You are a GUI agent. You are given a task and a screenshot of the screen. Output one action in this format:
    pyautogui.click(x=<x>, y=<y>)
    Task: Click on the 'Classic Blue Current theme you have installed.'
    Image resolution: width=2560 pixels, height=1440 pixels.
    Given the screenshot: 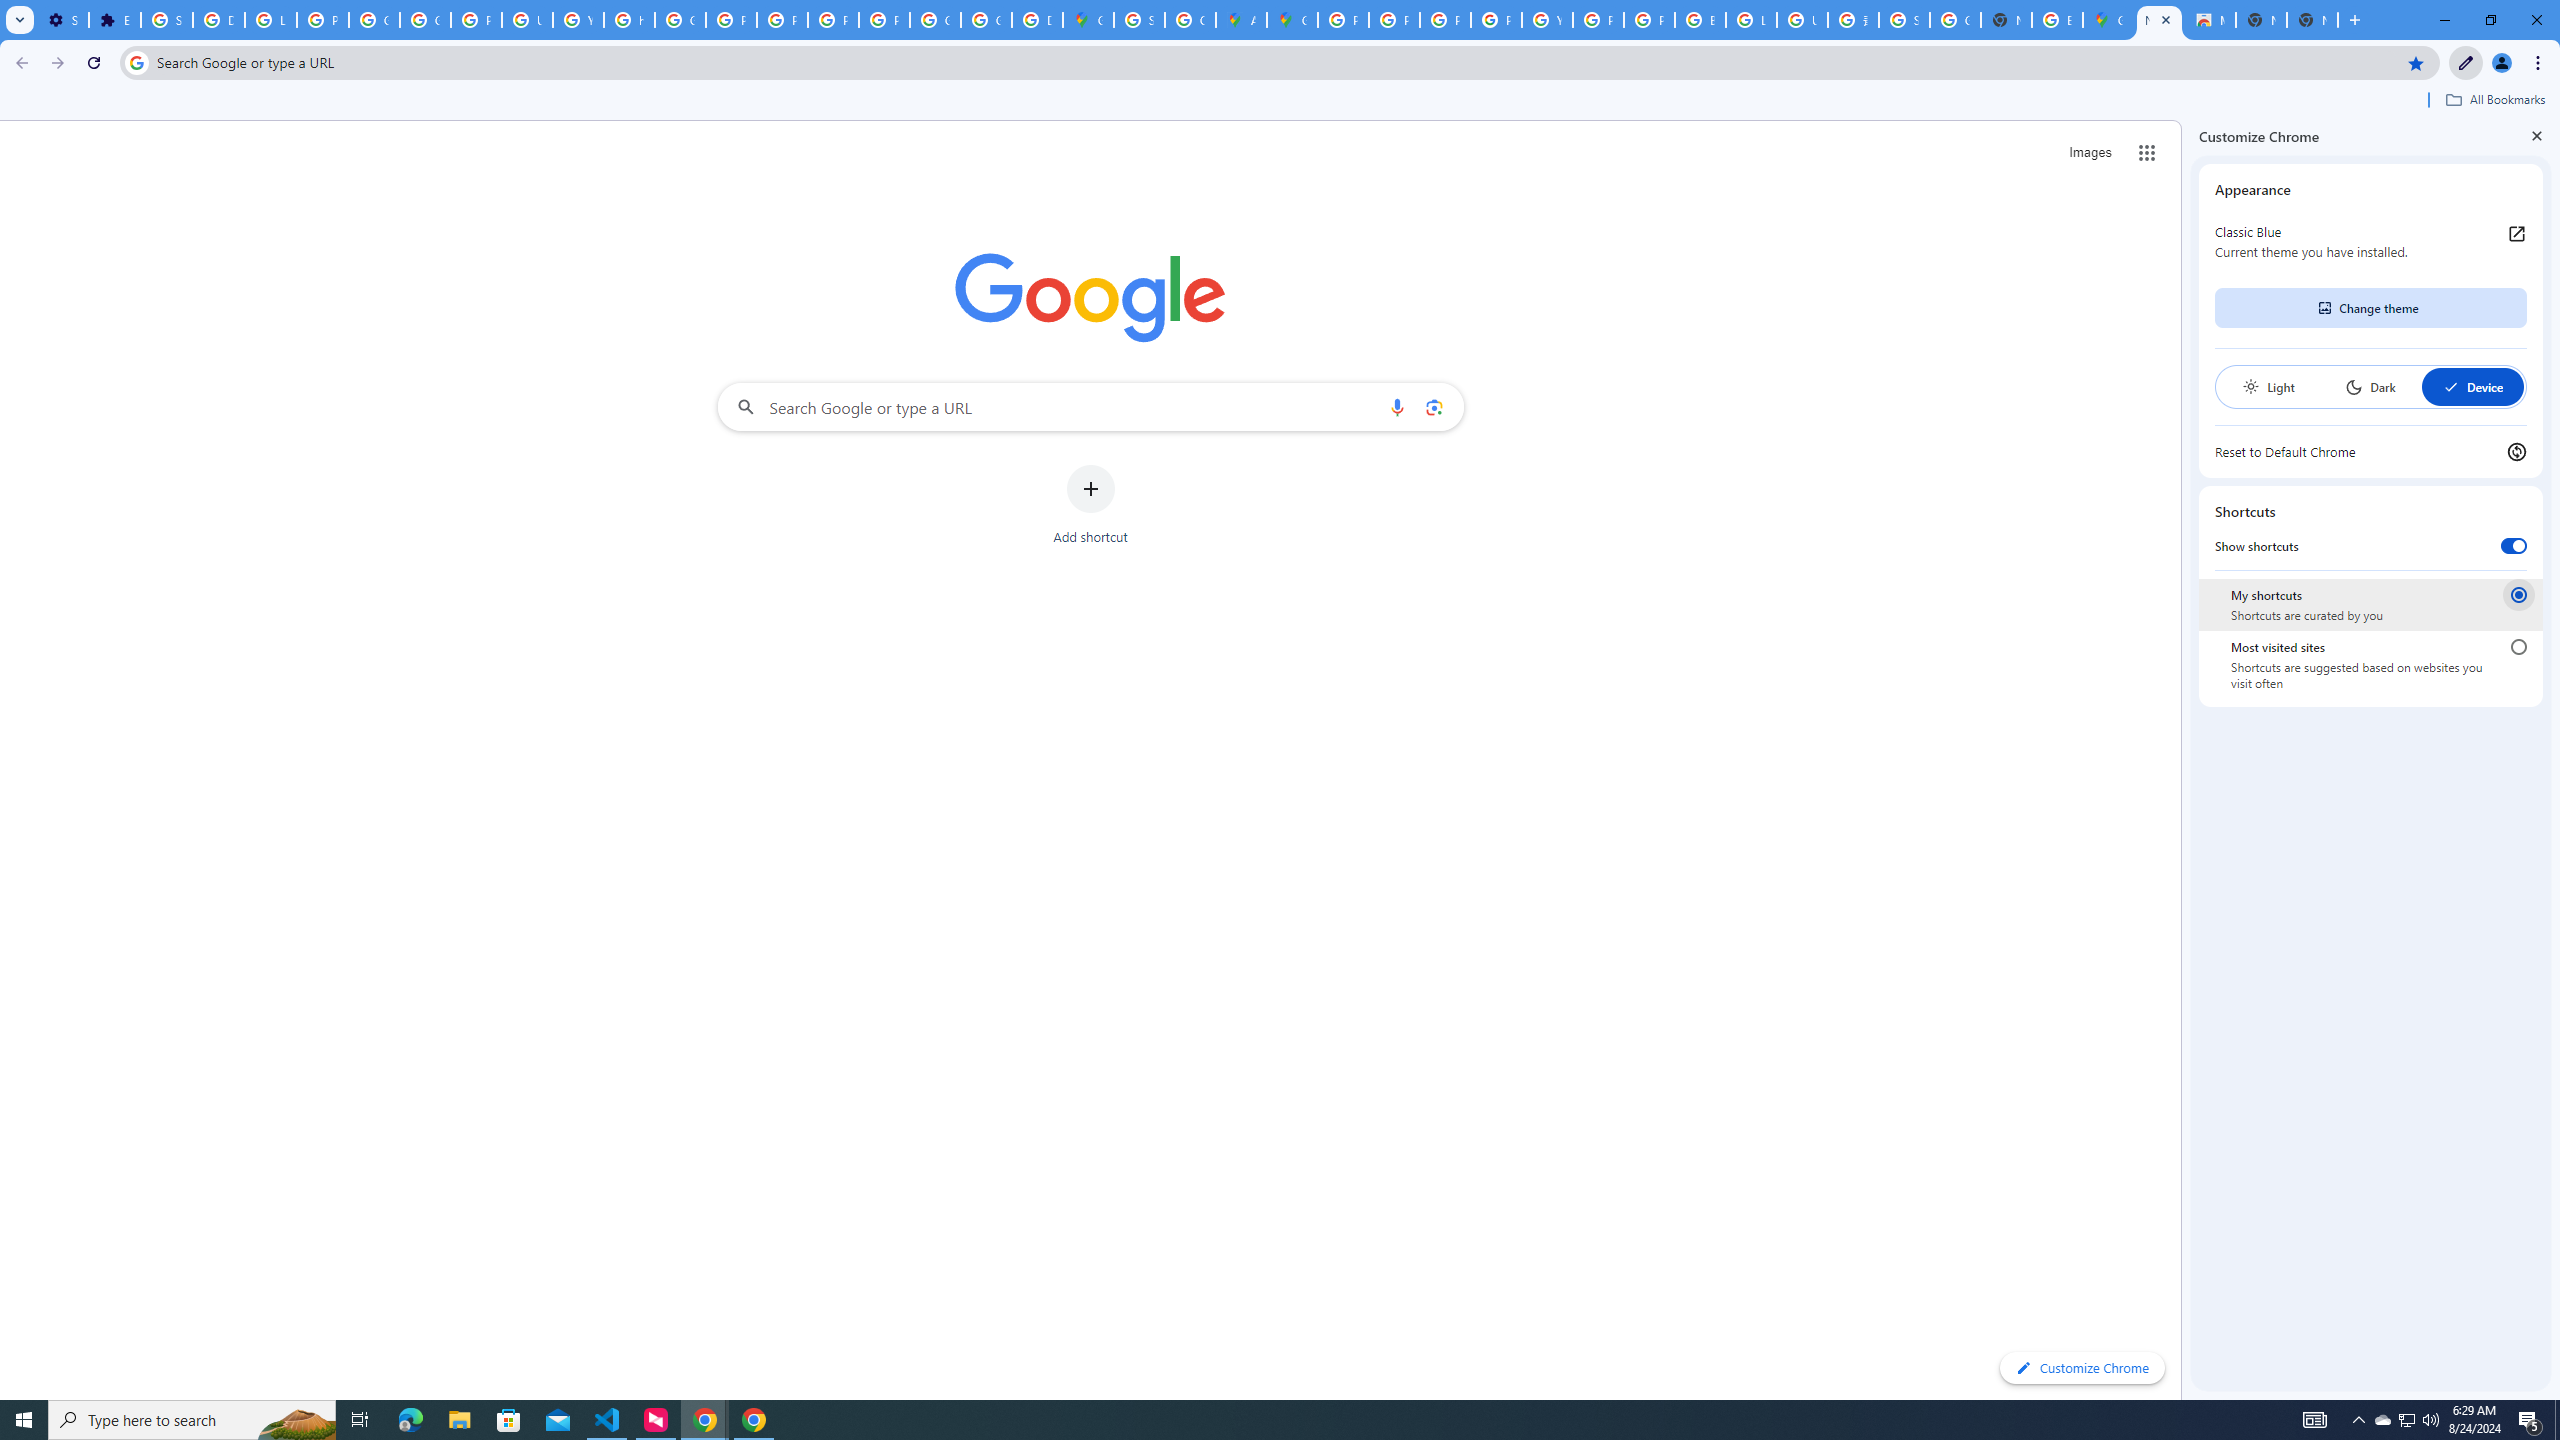 What is the action you would take?
    pyautogui.click(x=2369, y=241)
    